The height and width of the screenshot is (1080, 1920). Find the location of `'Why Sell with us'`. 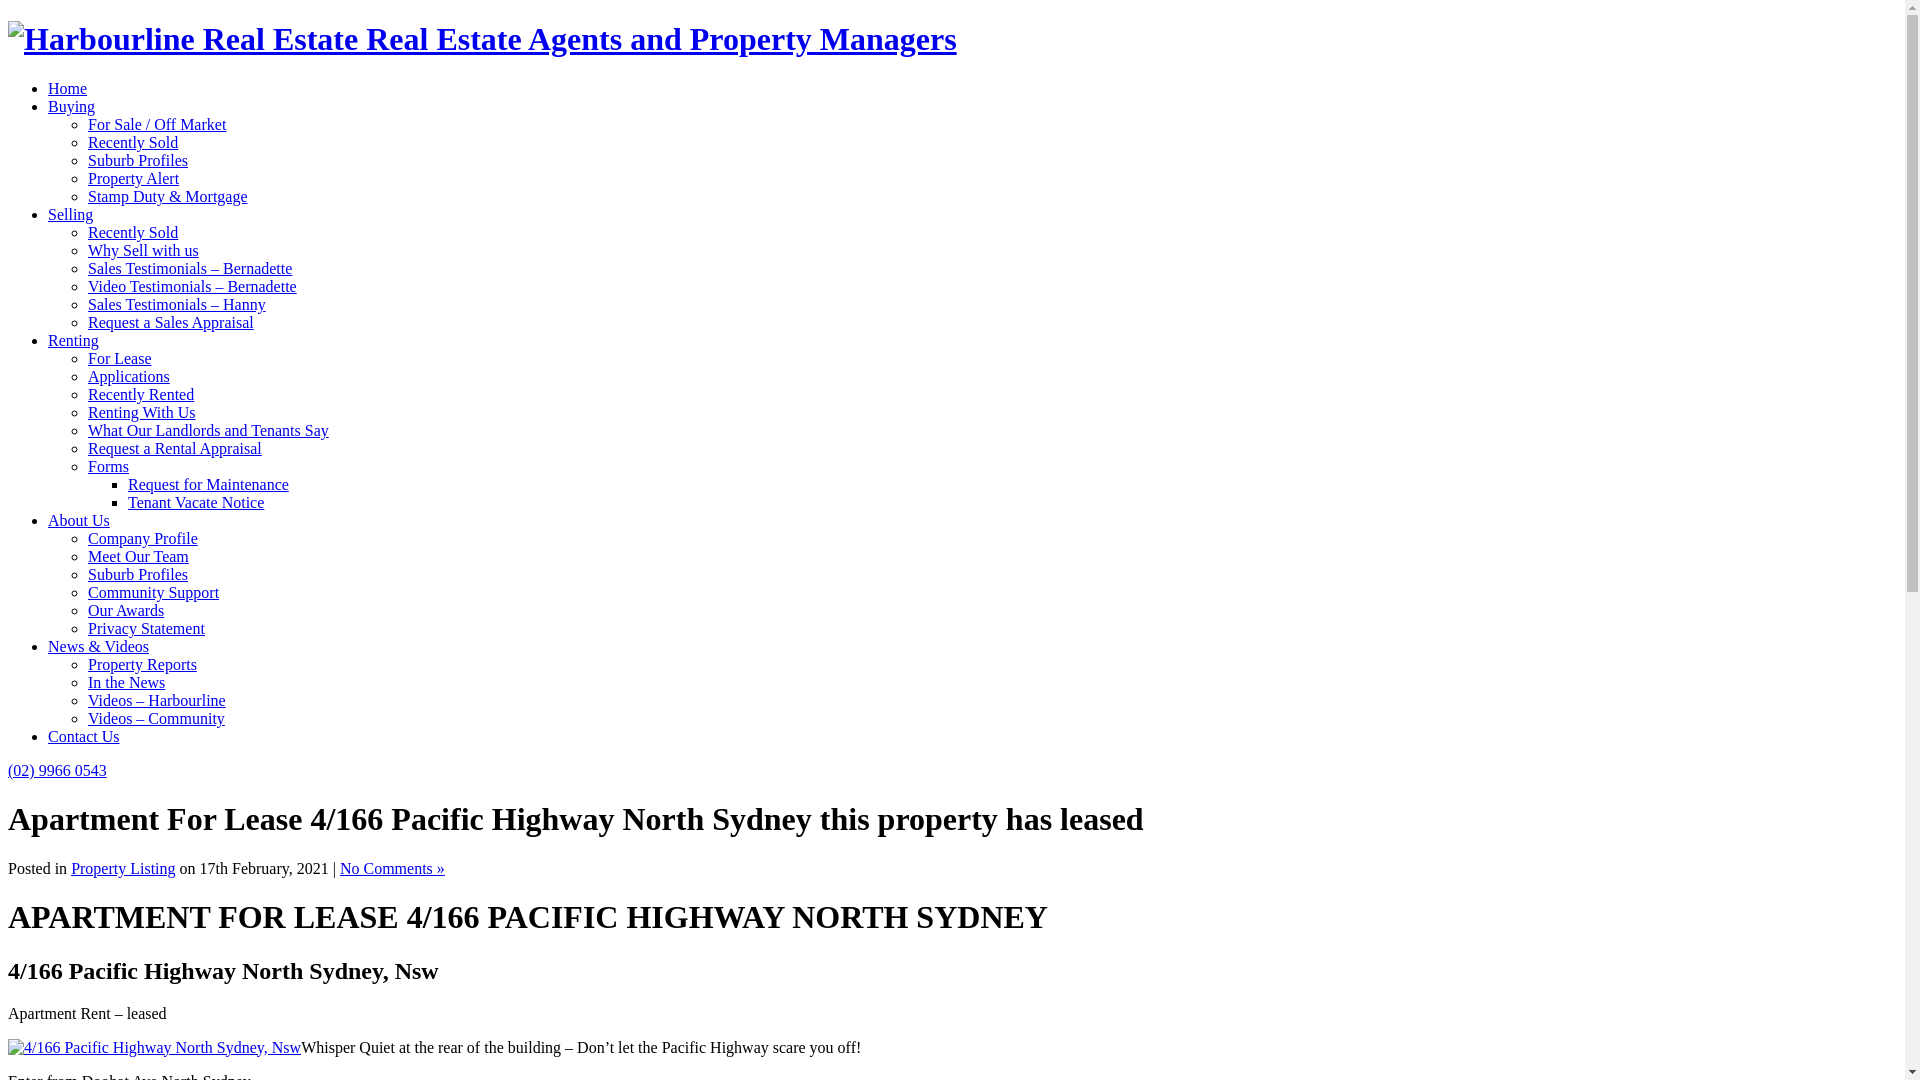

'Why Sell with us' is located at coordinates (142, 249).